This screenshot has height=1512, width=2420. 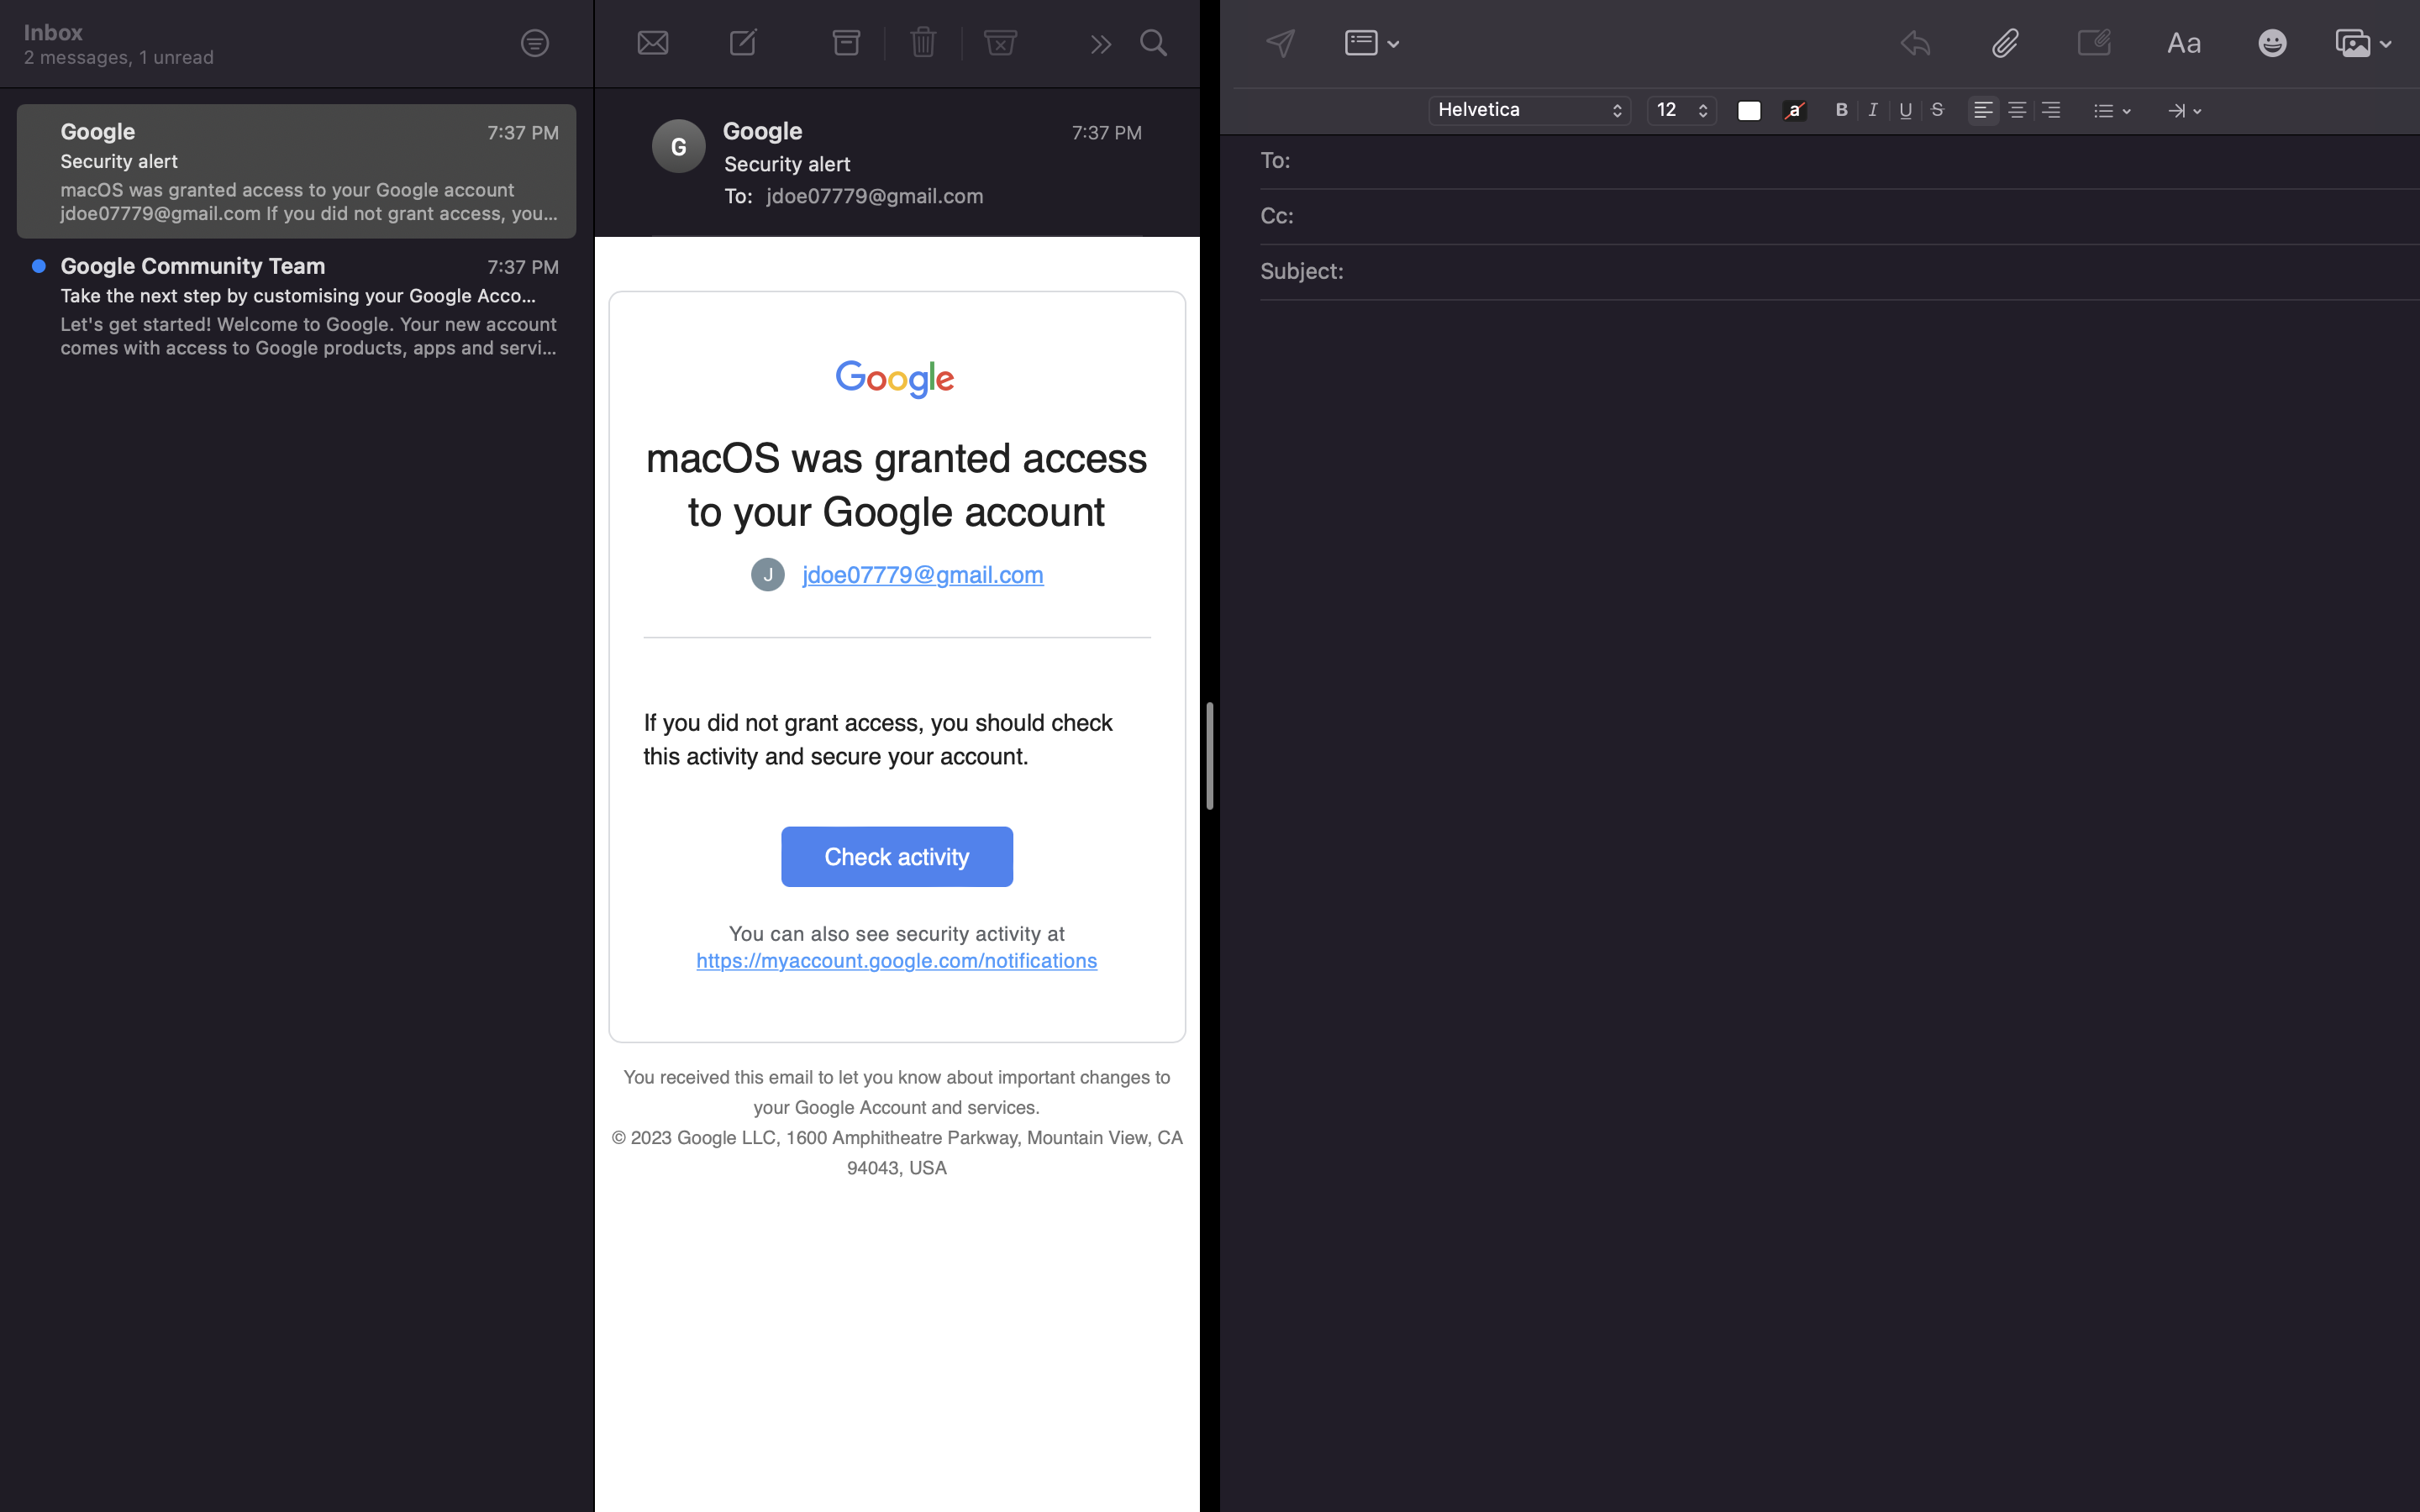 What do you see at coordinates (1854, 162) in the screenshot?
I see `Type "john@gmail.com" as the recipient of the email` at bounding box center [1854, 162].